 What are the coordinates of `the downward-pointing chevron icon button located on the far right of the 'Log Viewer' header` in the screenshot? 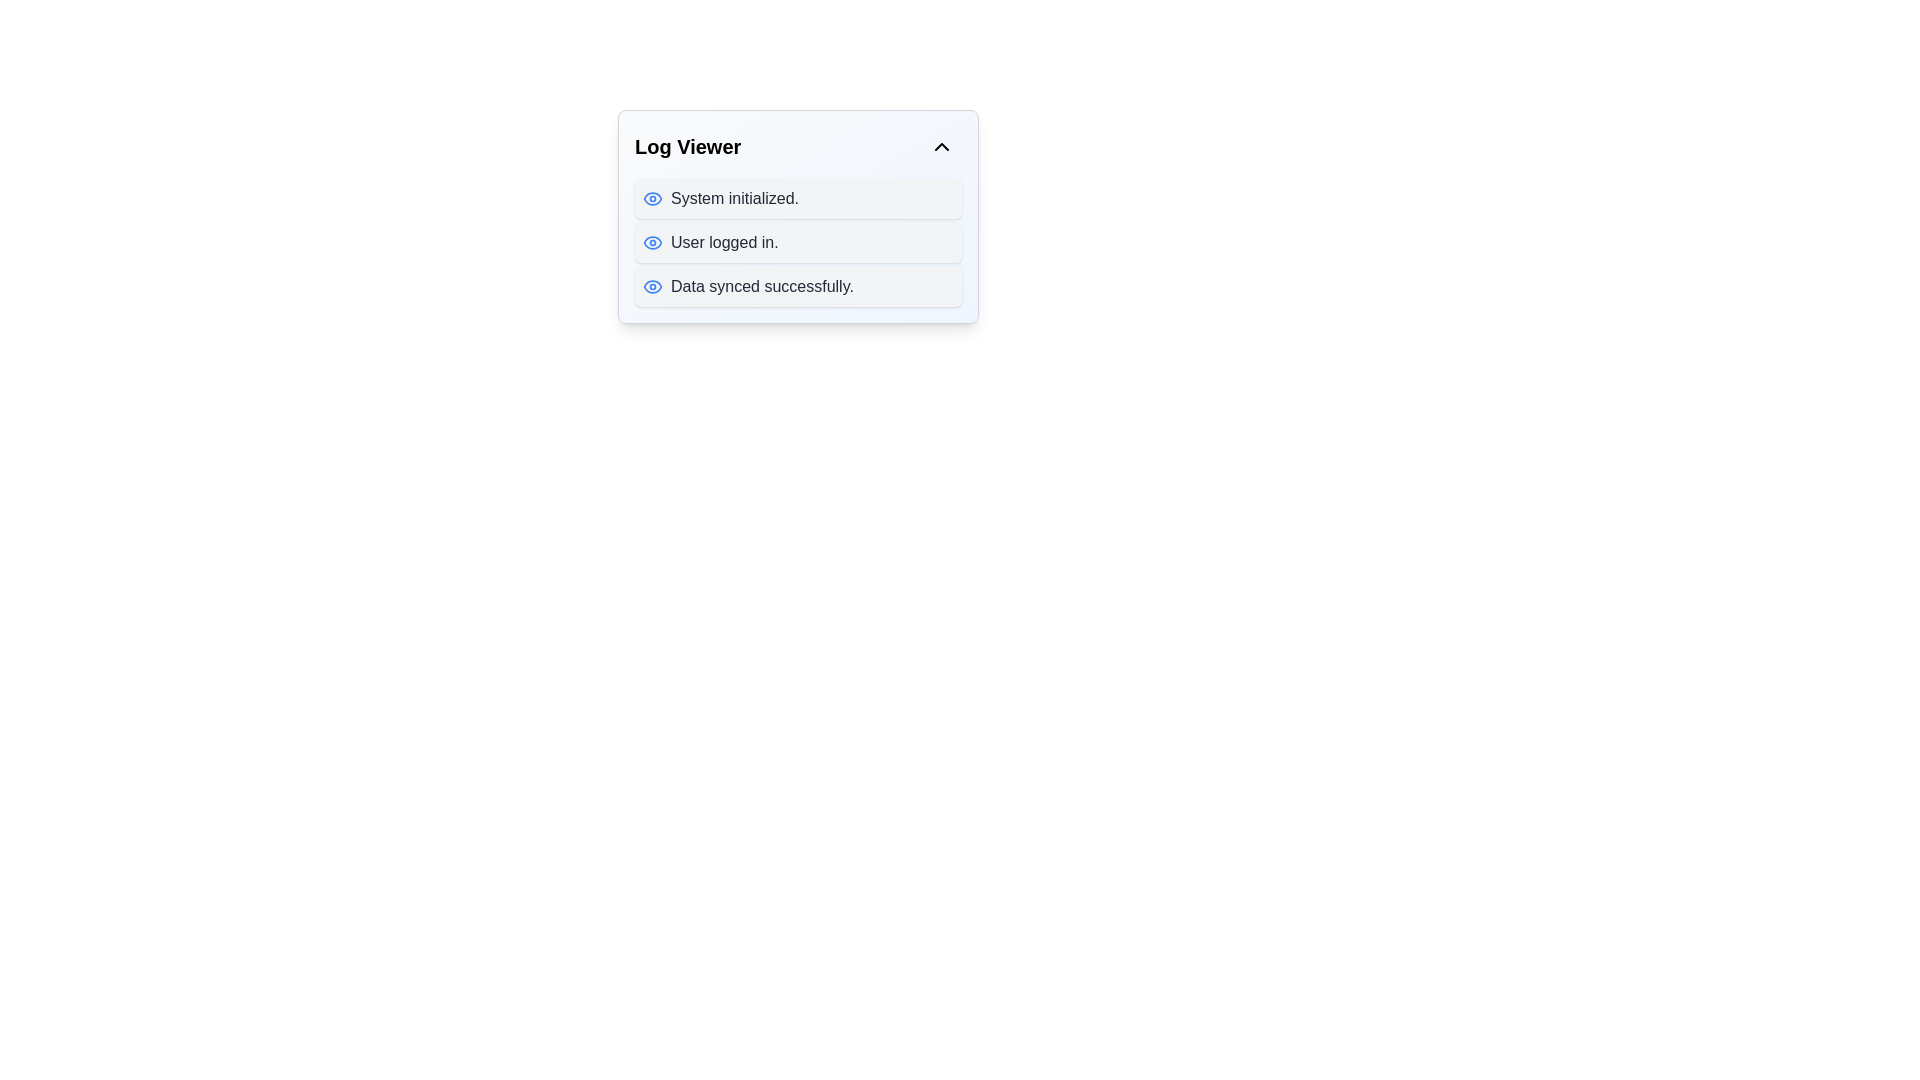 It's located at (940, 145).